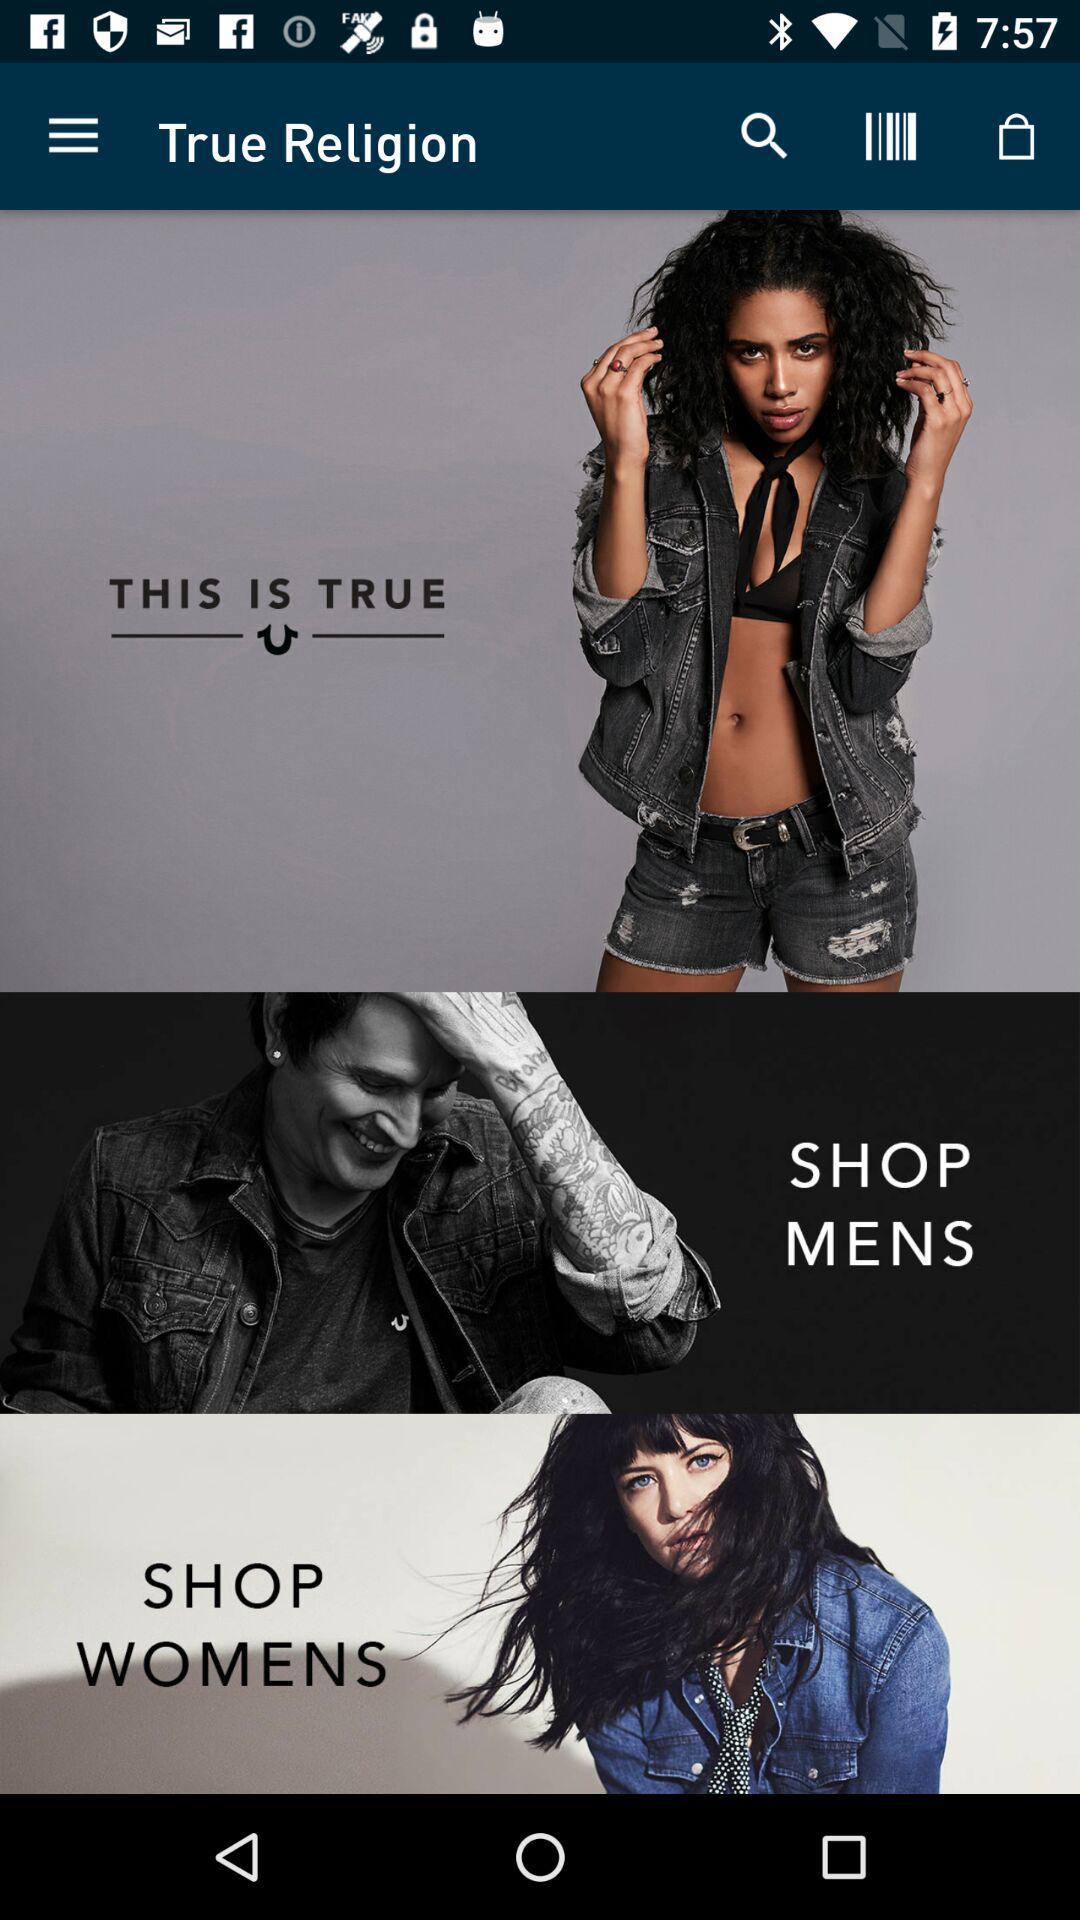 This screenshot has width=1080, height=1920. I want to click on this is true, so click(270, 600).